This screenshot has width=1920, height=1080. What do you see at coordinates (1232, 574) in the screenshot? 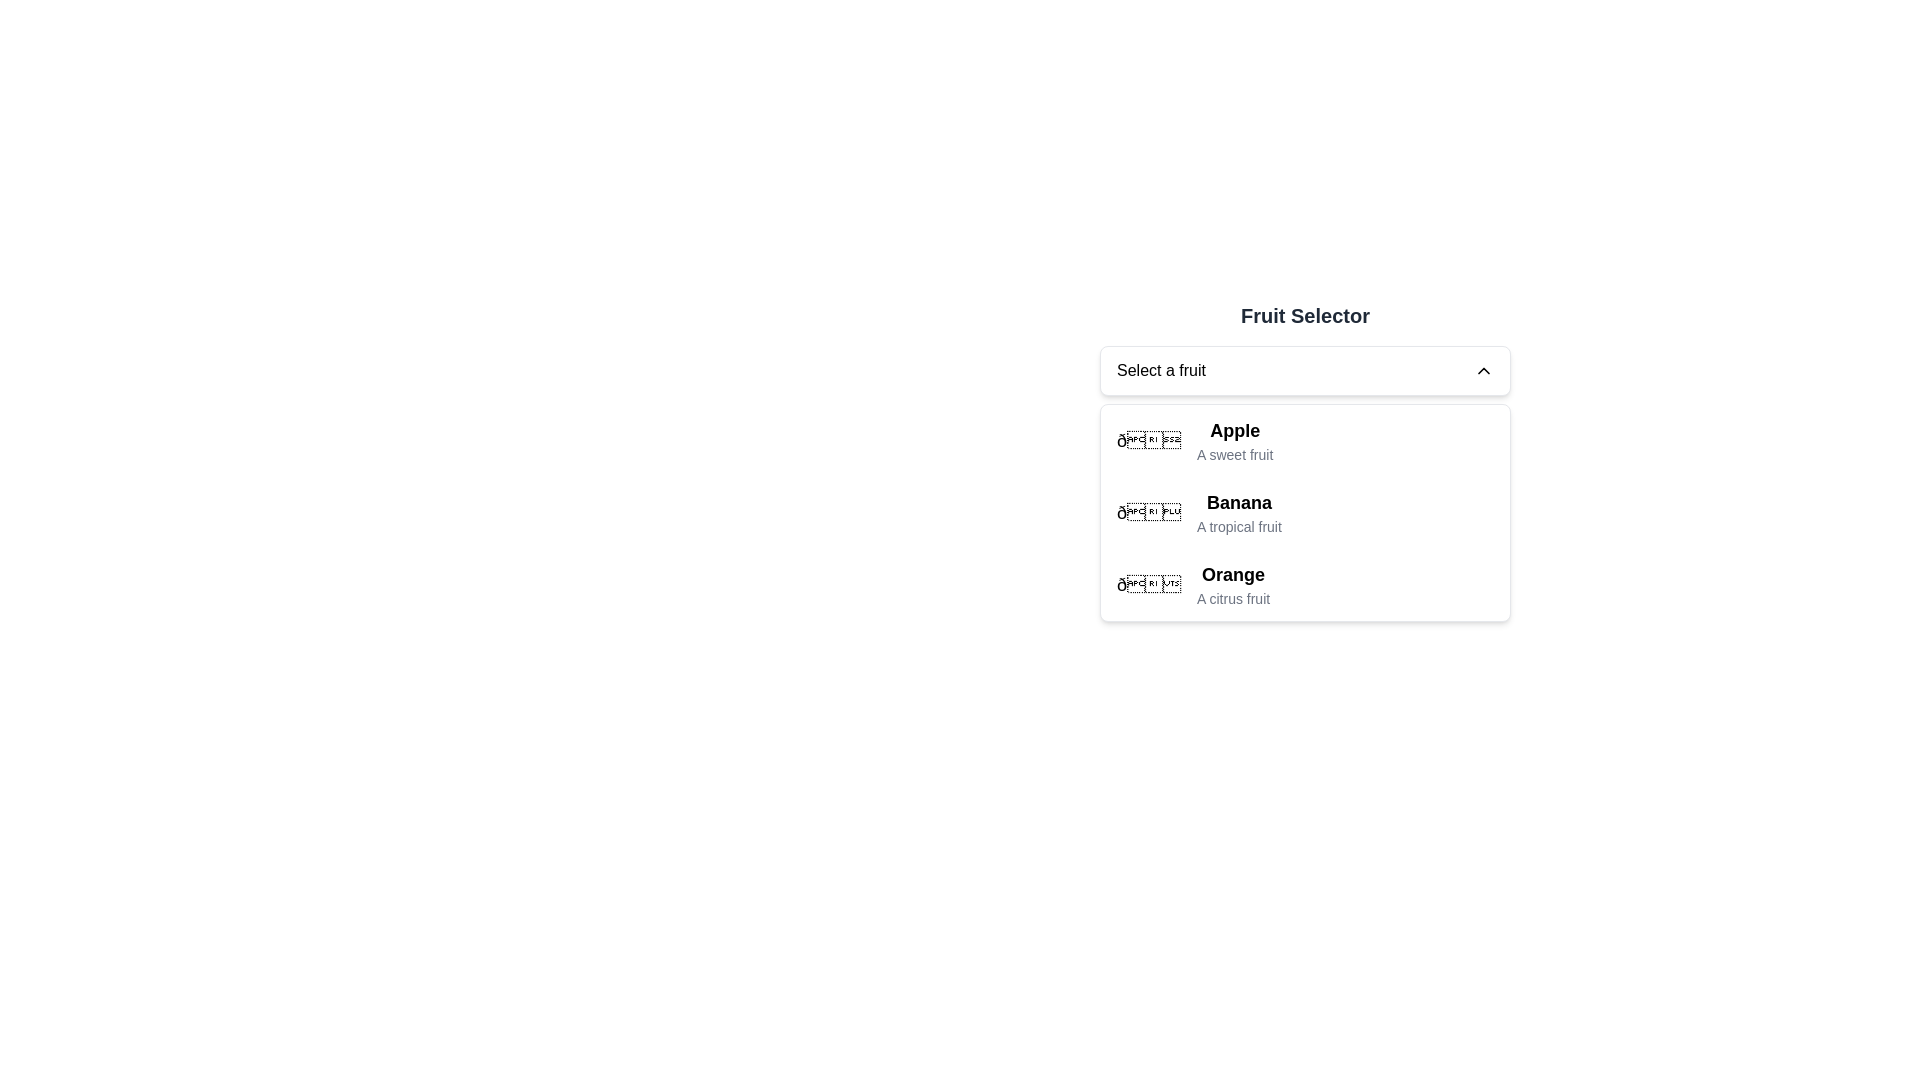
I see `the bold text label for the fruit 'Orange' in the dropdown menu, which is located beneath 'Banana' and above the descriptive text 'A citrus fruit'` at bounding box center [1232, 574].